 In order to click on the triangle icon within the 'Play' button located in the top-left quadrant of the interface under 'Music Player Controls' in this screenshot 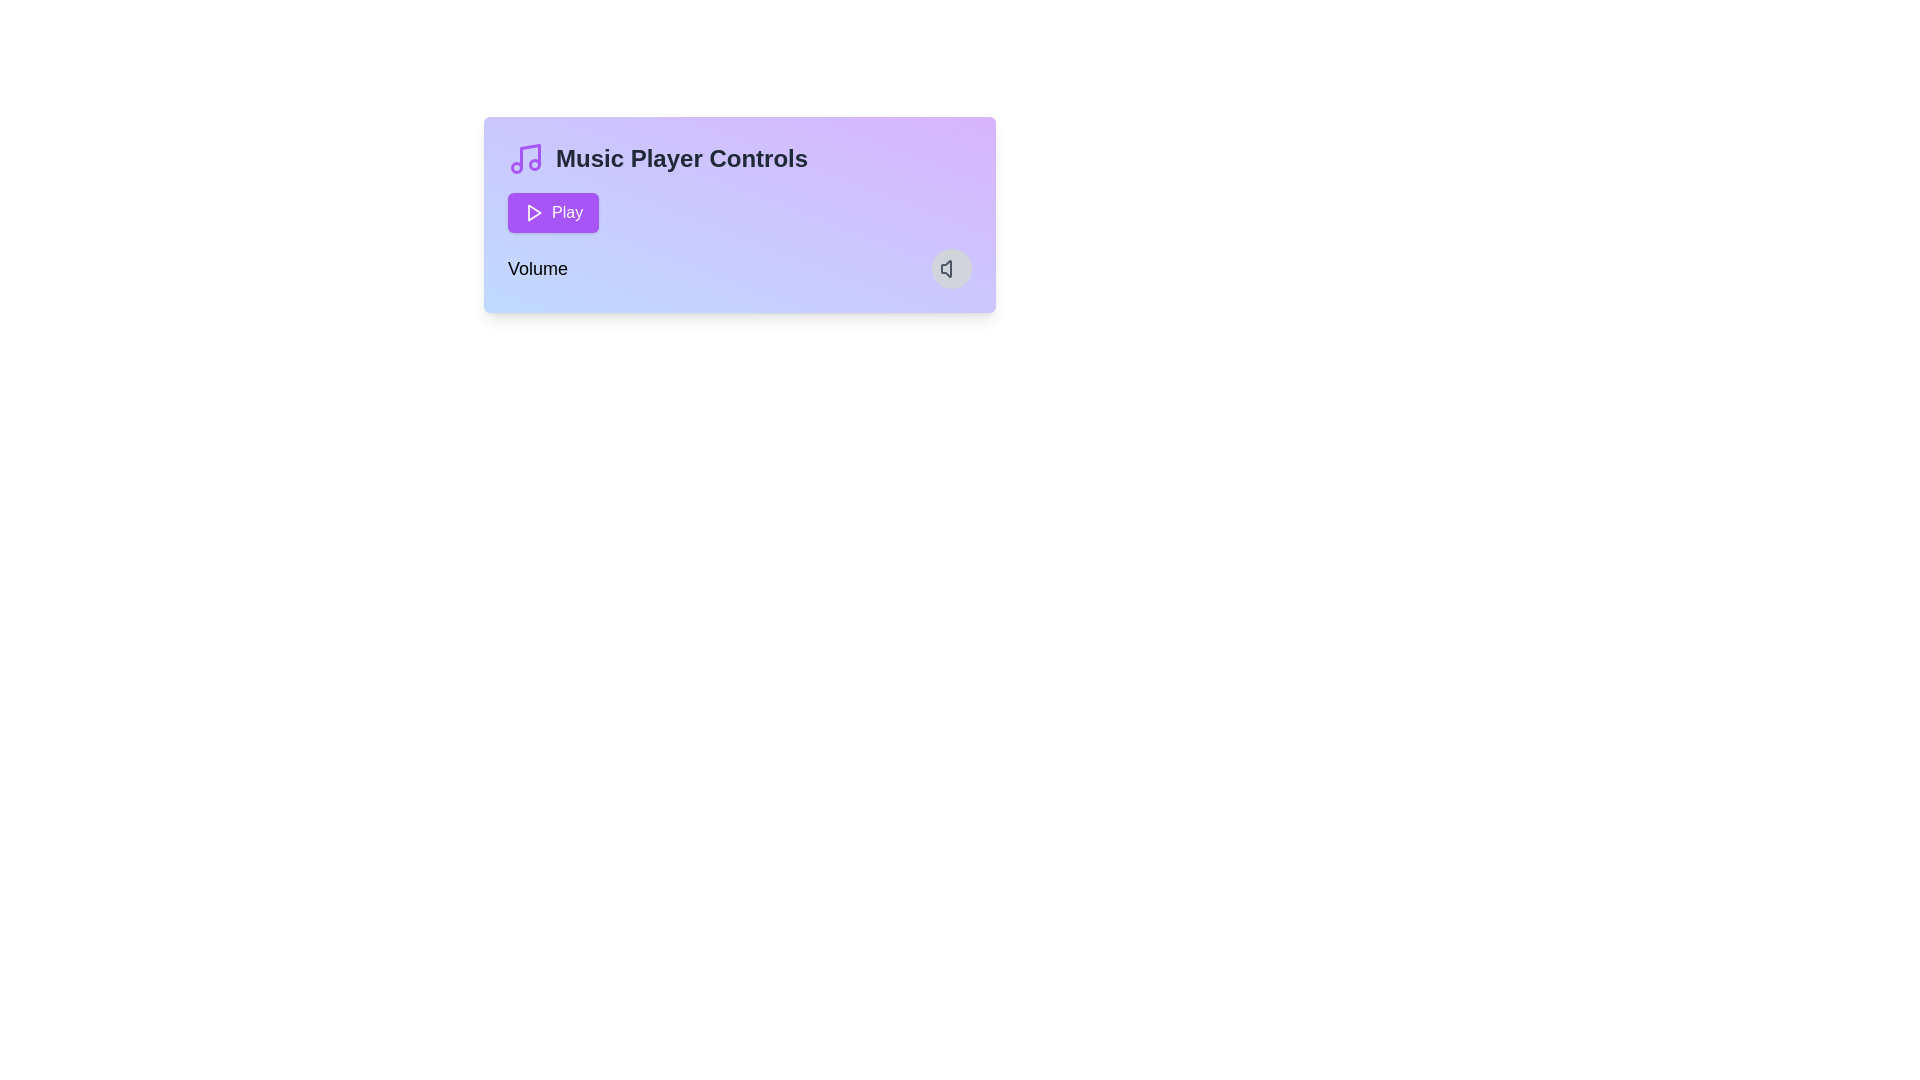, I will do `click(534, 212)`.